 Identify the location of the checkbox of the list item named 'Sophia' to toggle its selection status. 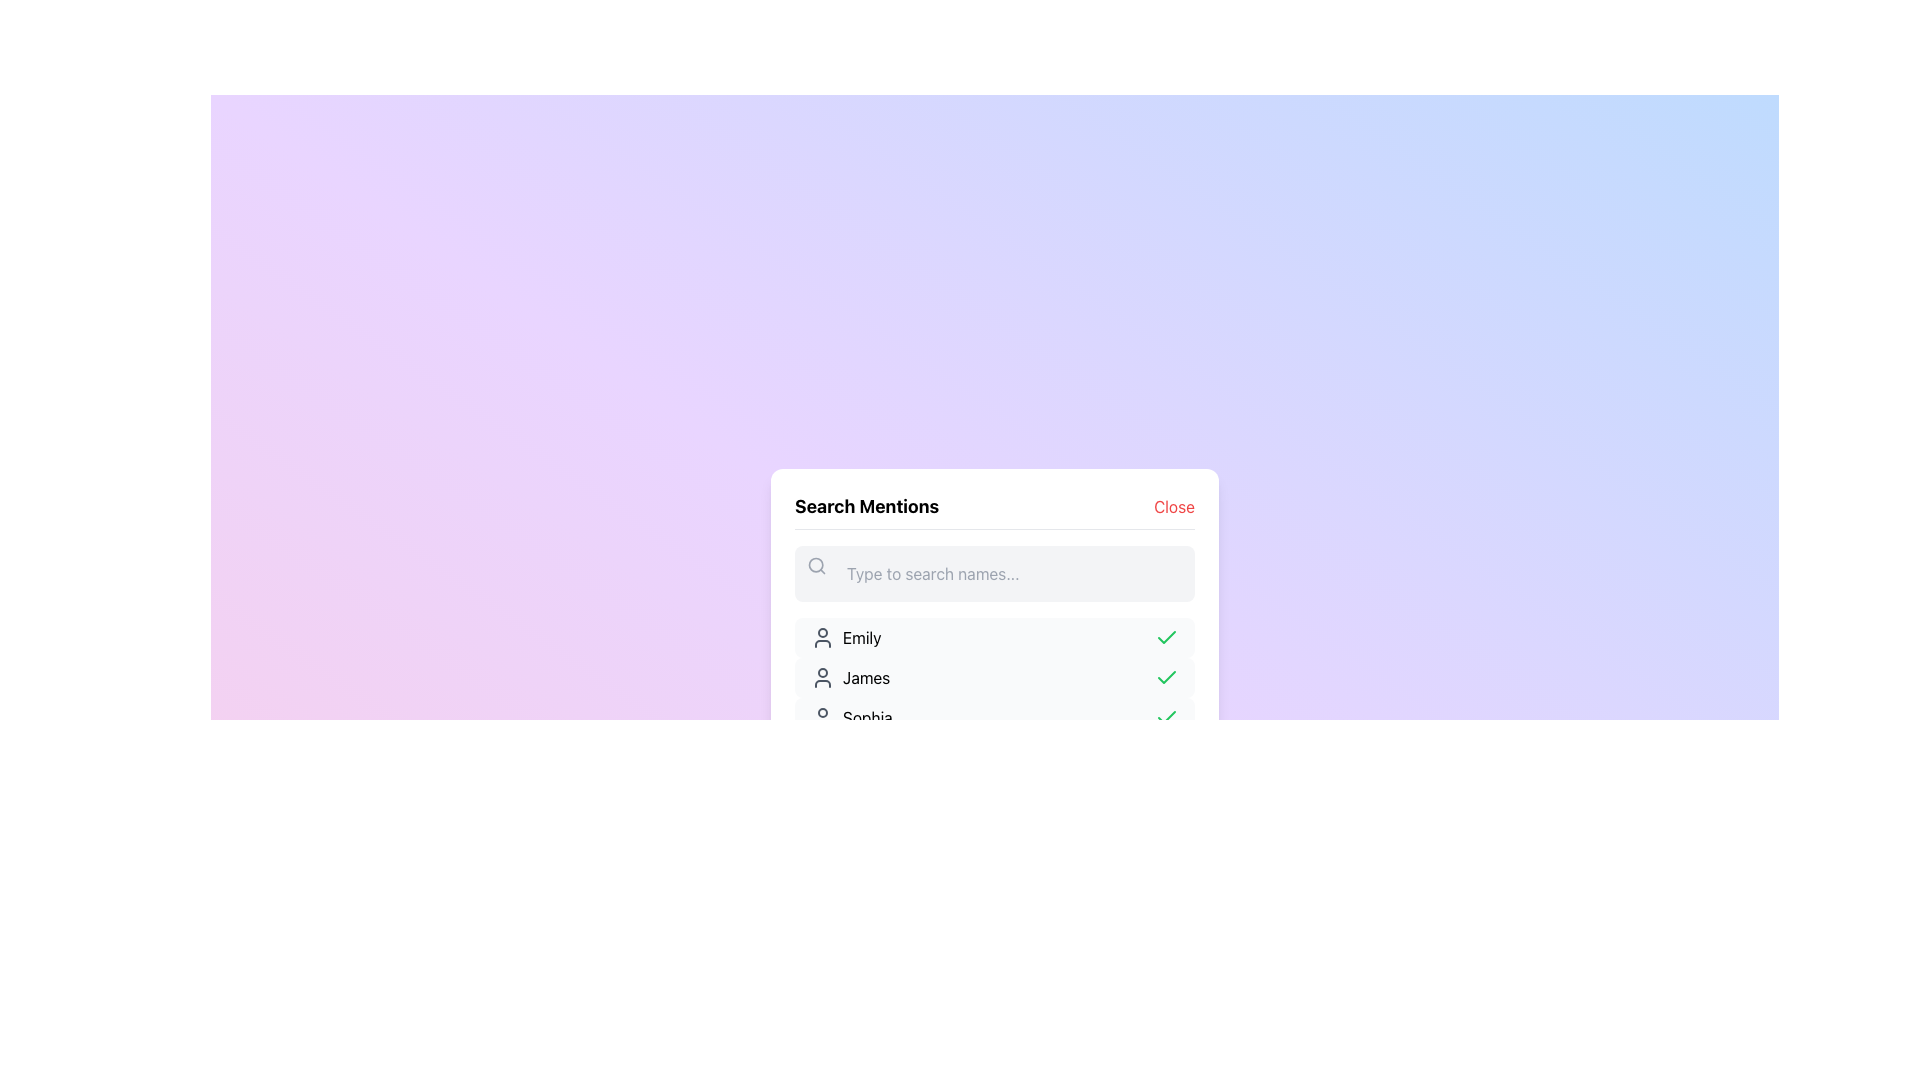
(994, 716).